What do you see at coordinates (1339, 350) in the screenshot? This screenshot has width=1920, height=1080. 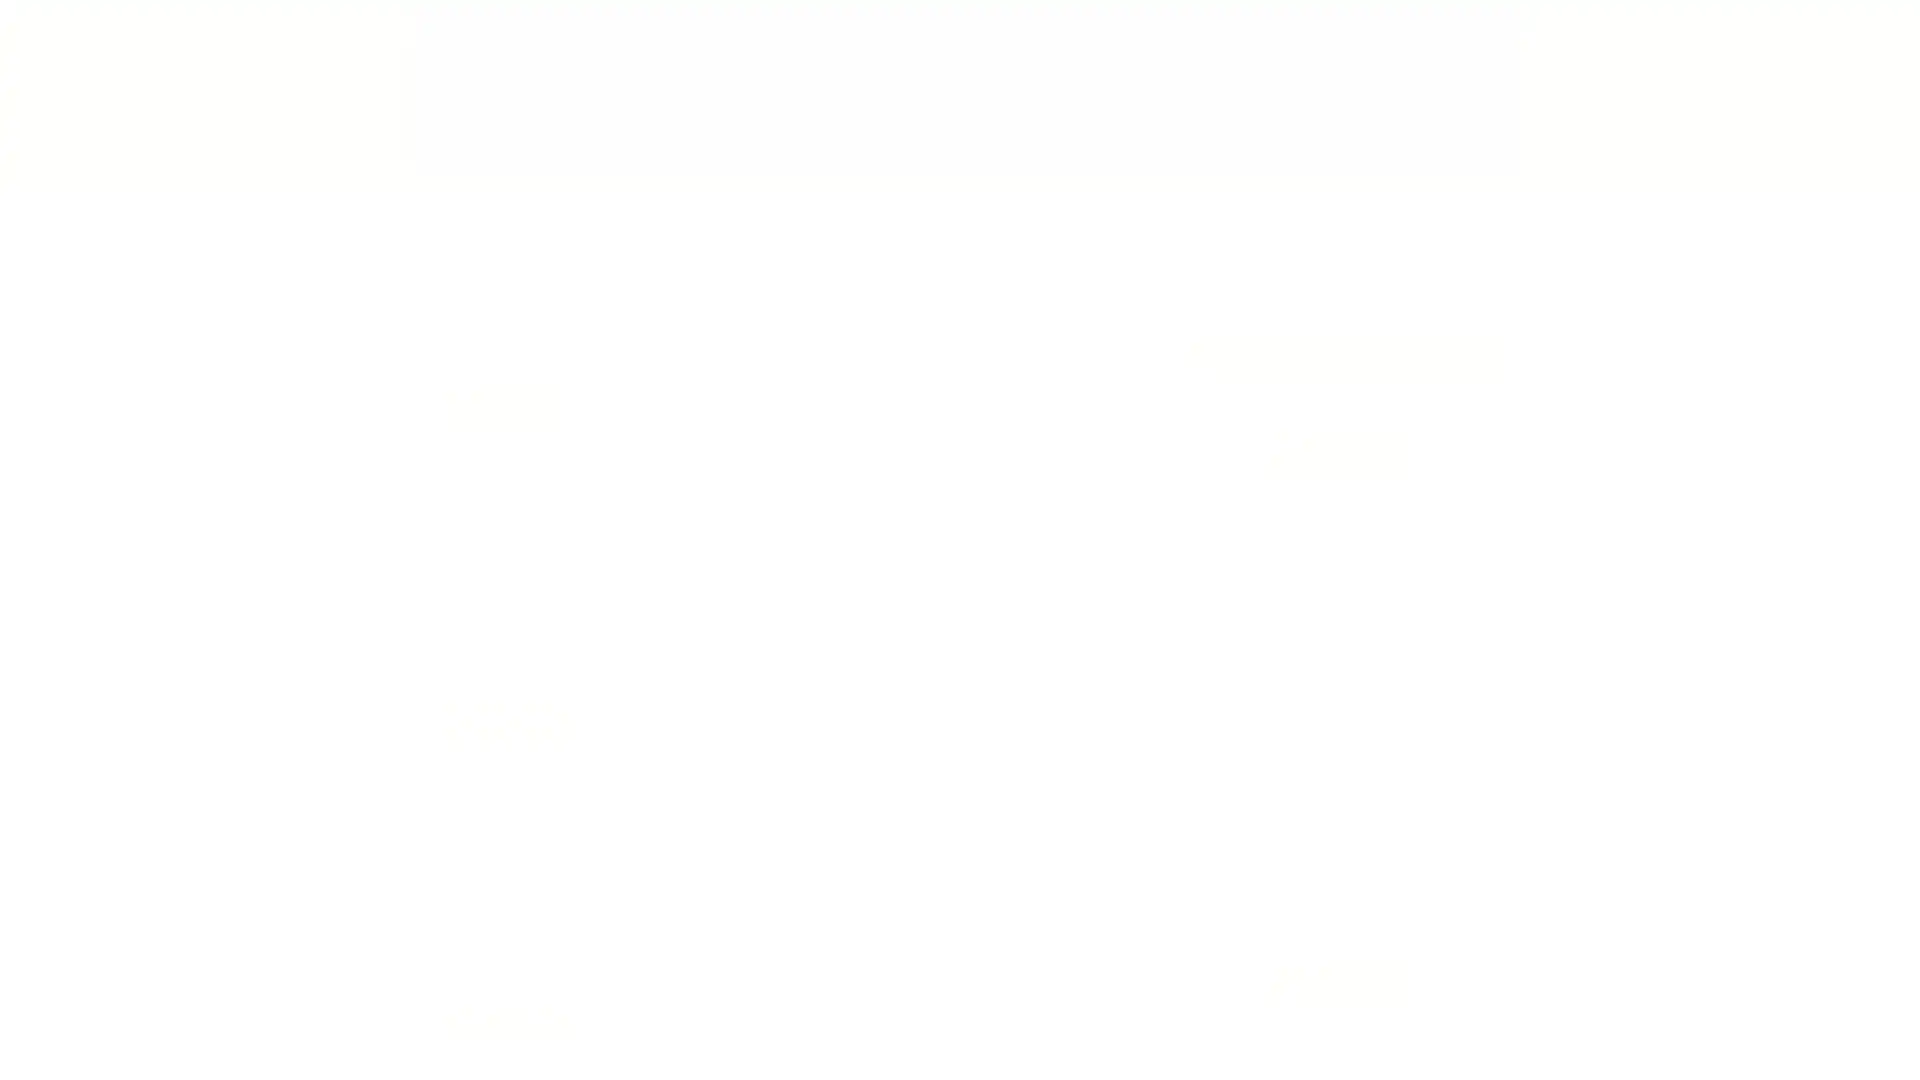 I see `Search` at bounding box center [1339, 350].